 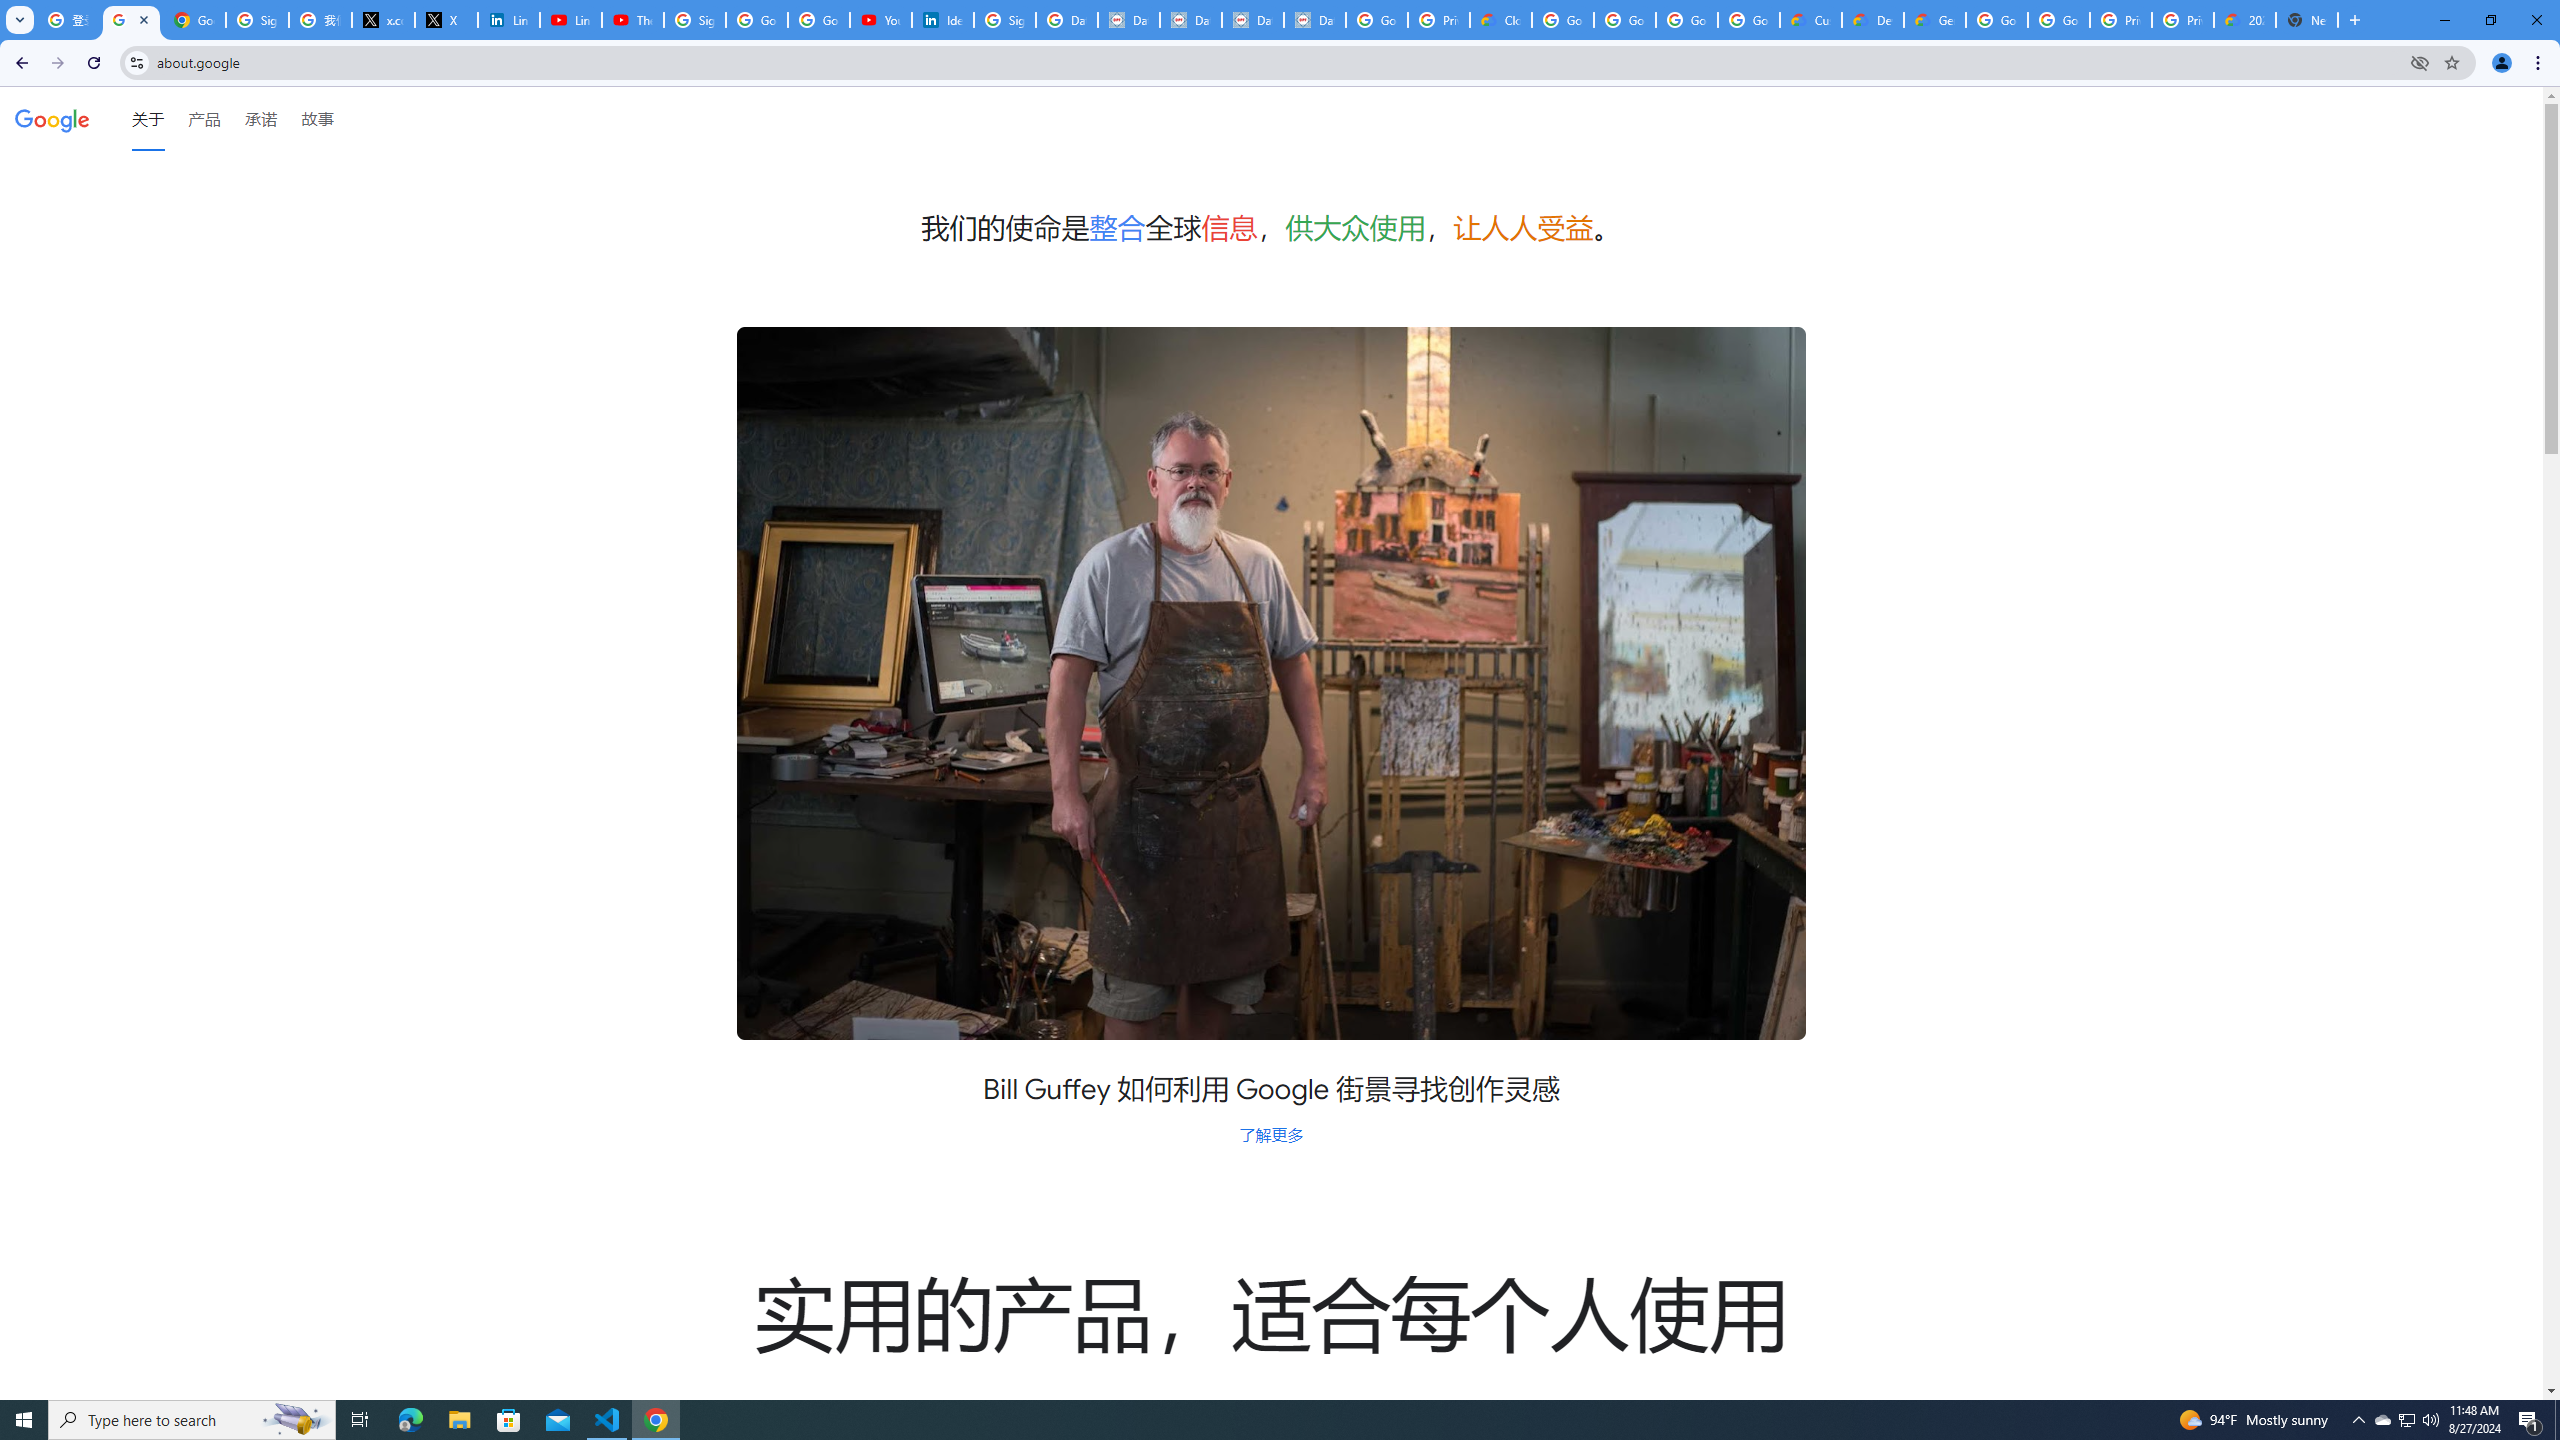 I want to click on 'Google', so click(x=52, y=118).